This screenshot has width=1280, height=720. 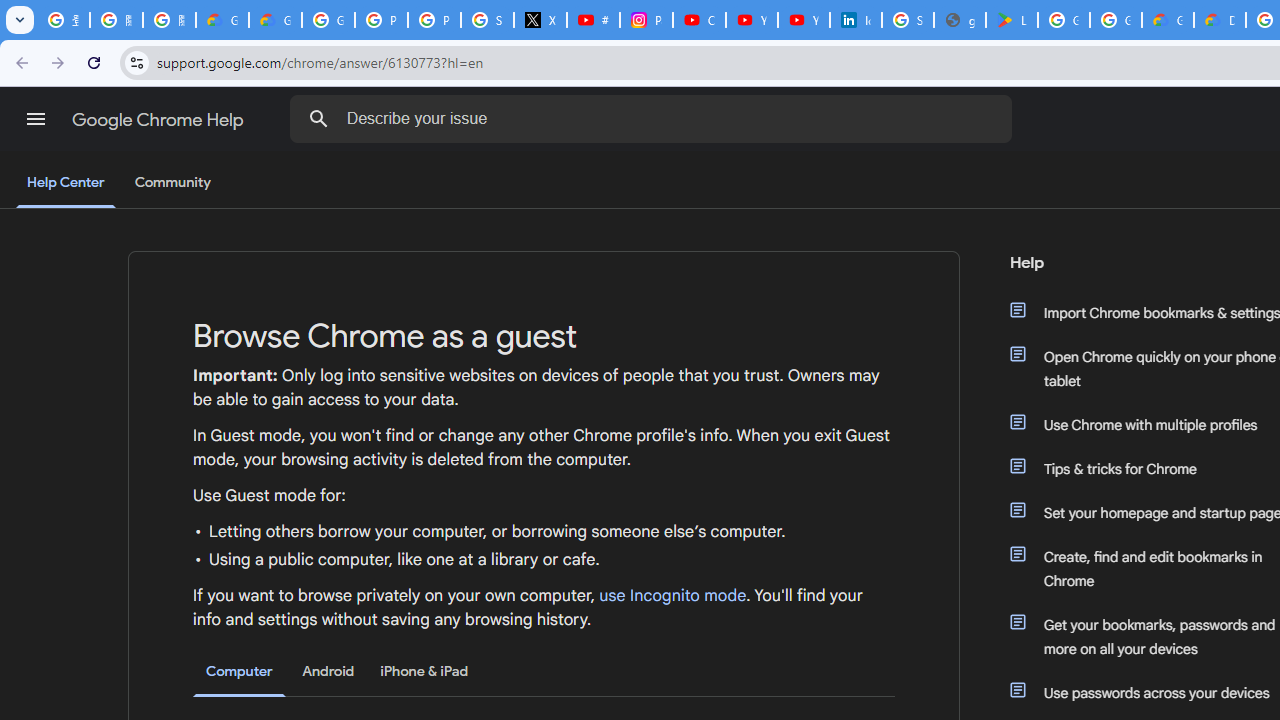 What do you see at coordinates (274, 20) in the screenshot?
I see `'Google Cloud Privacy Notice'` at bounding box center [274, 20].